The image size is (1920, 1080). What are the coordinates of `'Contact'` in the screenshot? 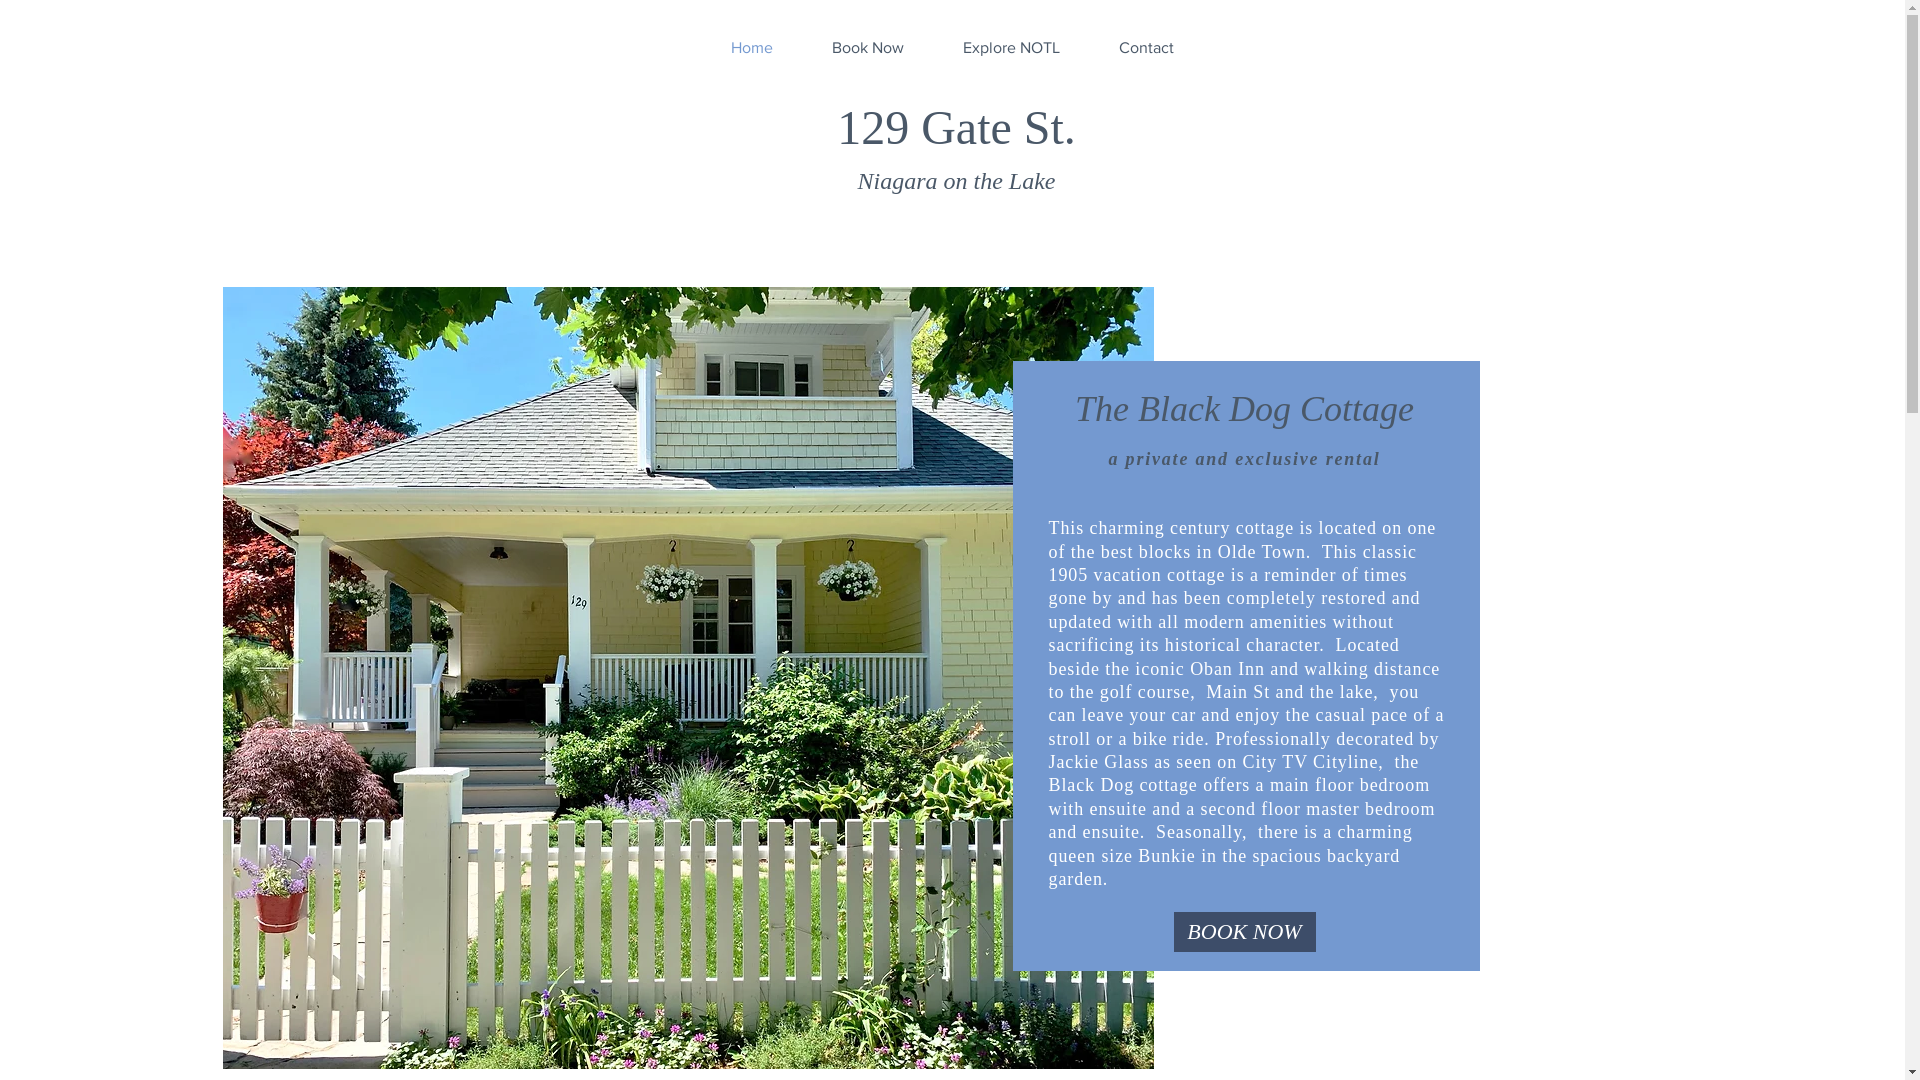 It's located at (1088, 46).